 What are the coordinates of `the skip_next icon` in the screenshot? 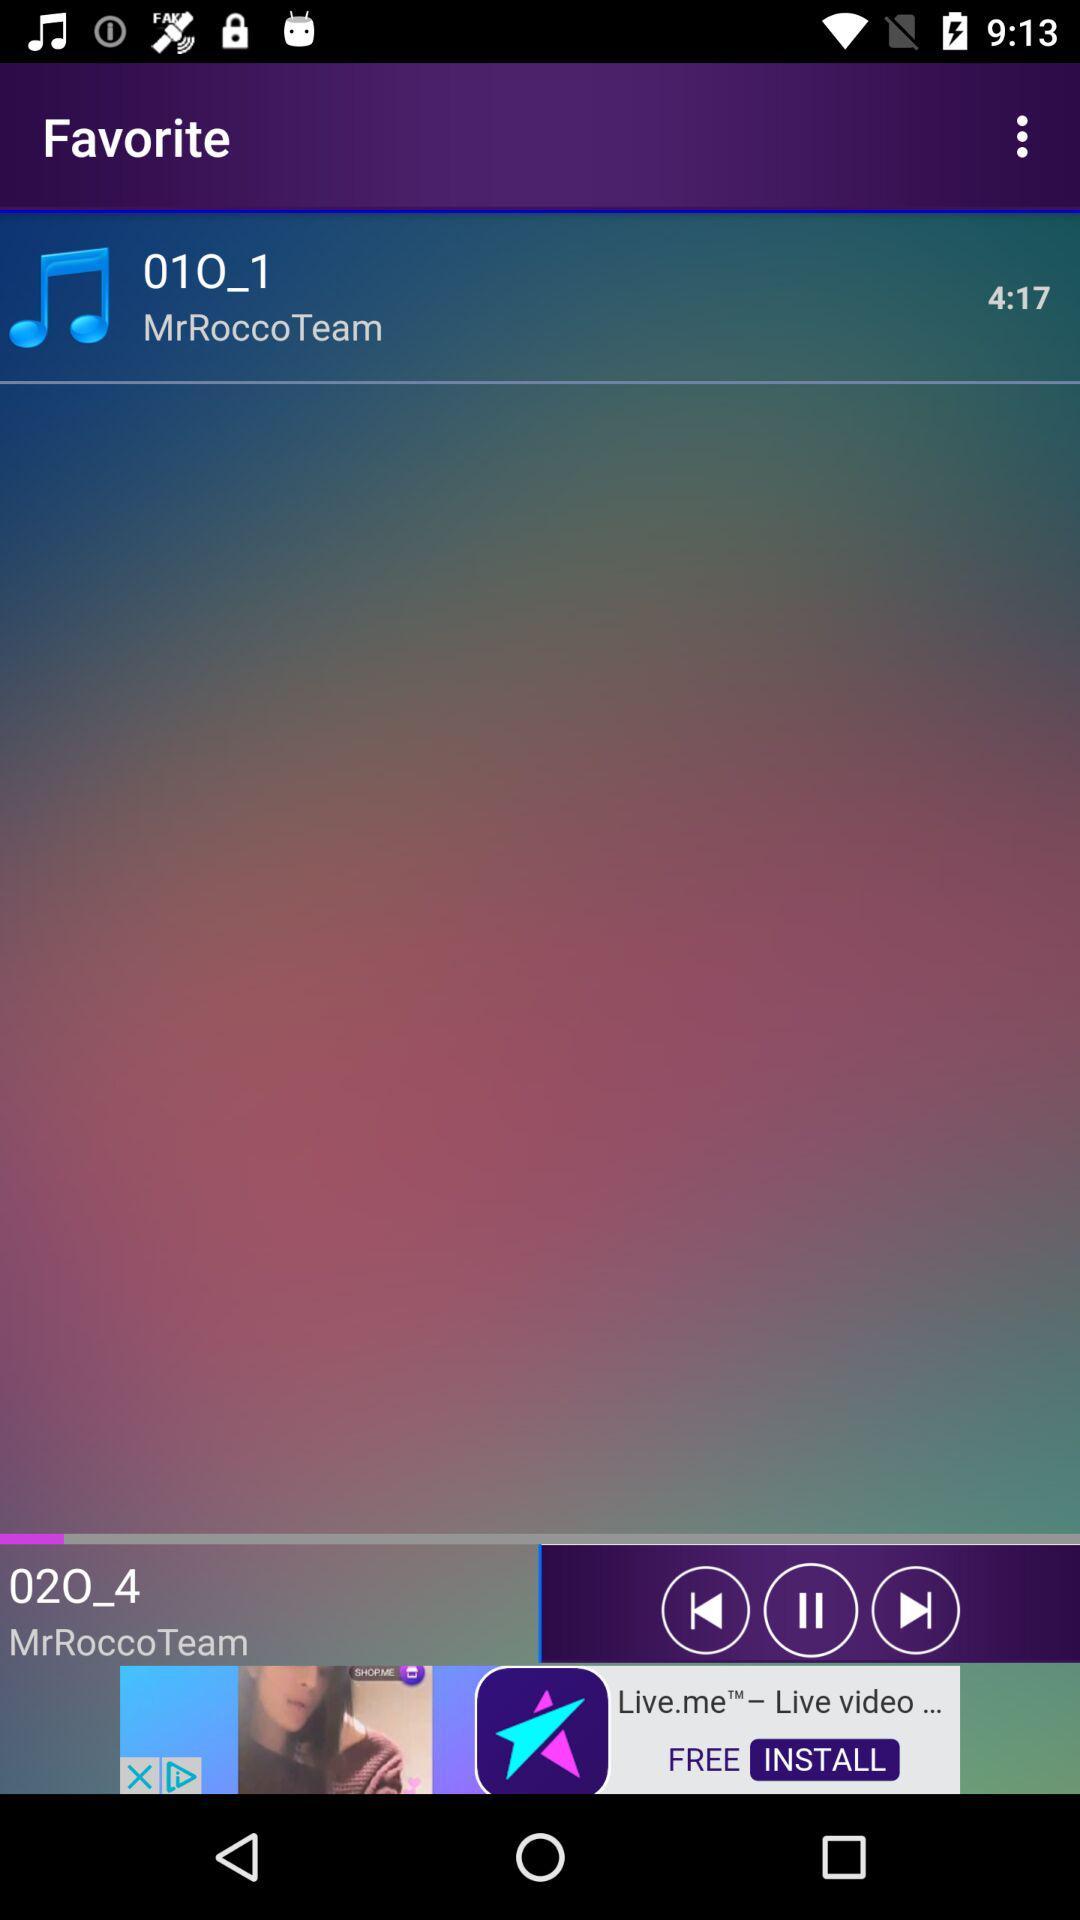 It's located at (915, 1610).